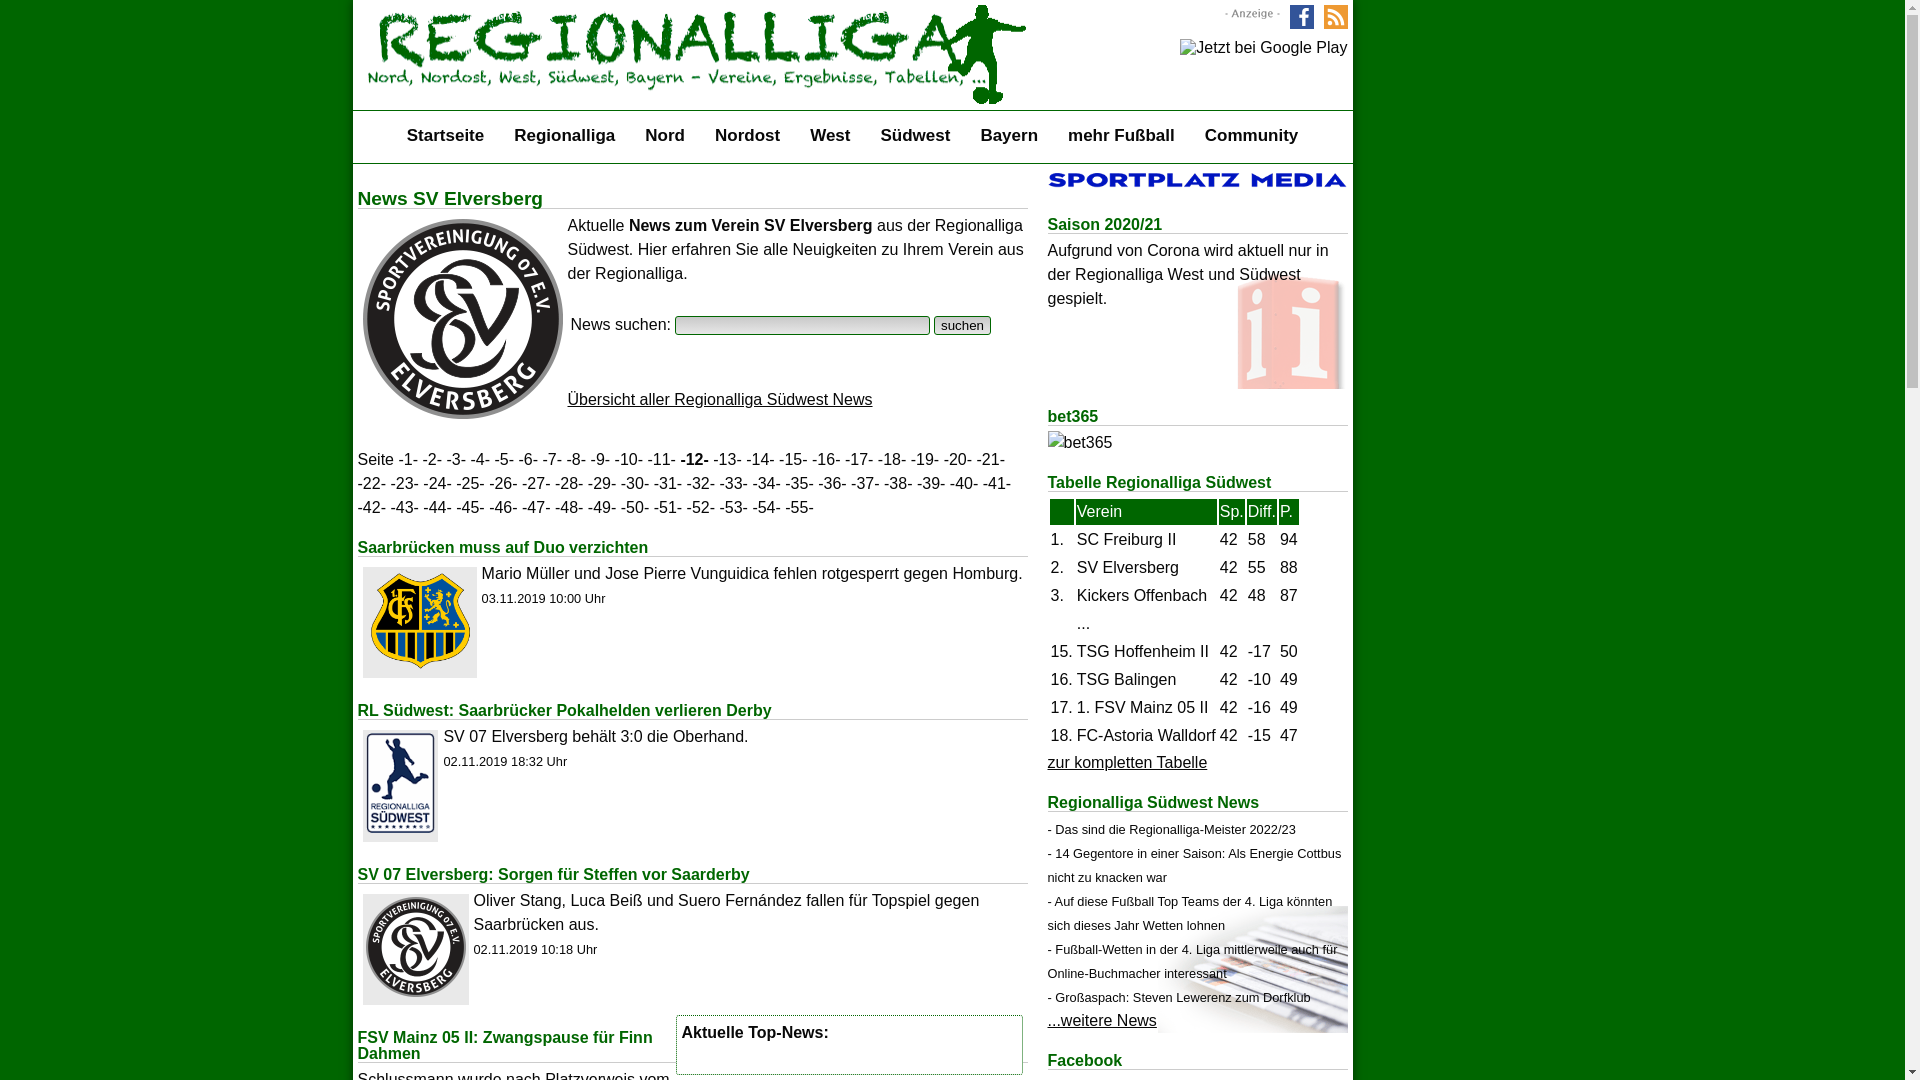 This screenshot has width=1920, height=1080. I want to click on '-4-', so click(469, 459).